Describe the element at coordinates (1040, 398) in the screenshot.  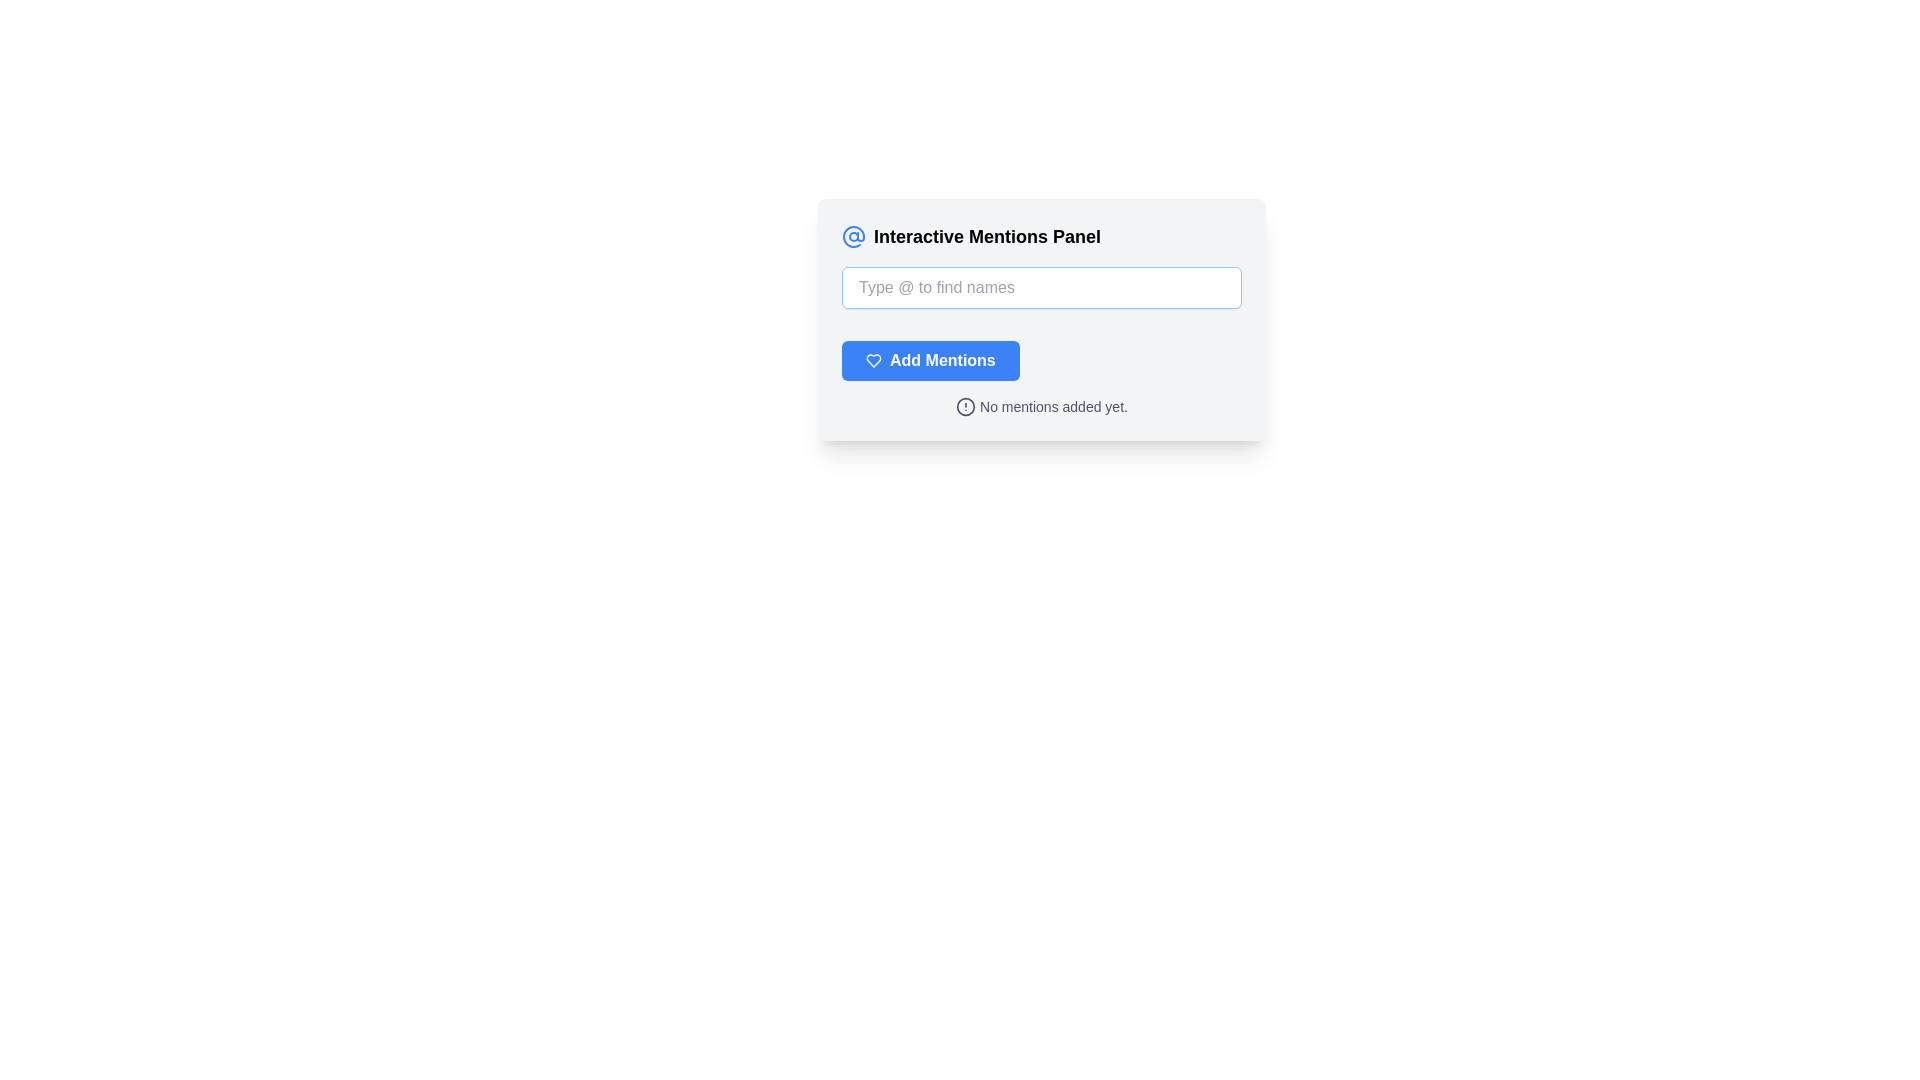
I see `the informational static text label that indicates there are no mentions added, which is located directly below the 'Add Mentions' button` at that location.